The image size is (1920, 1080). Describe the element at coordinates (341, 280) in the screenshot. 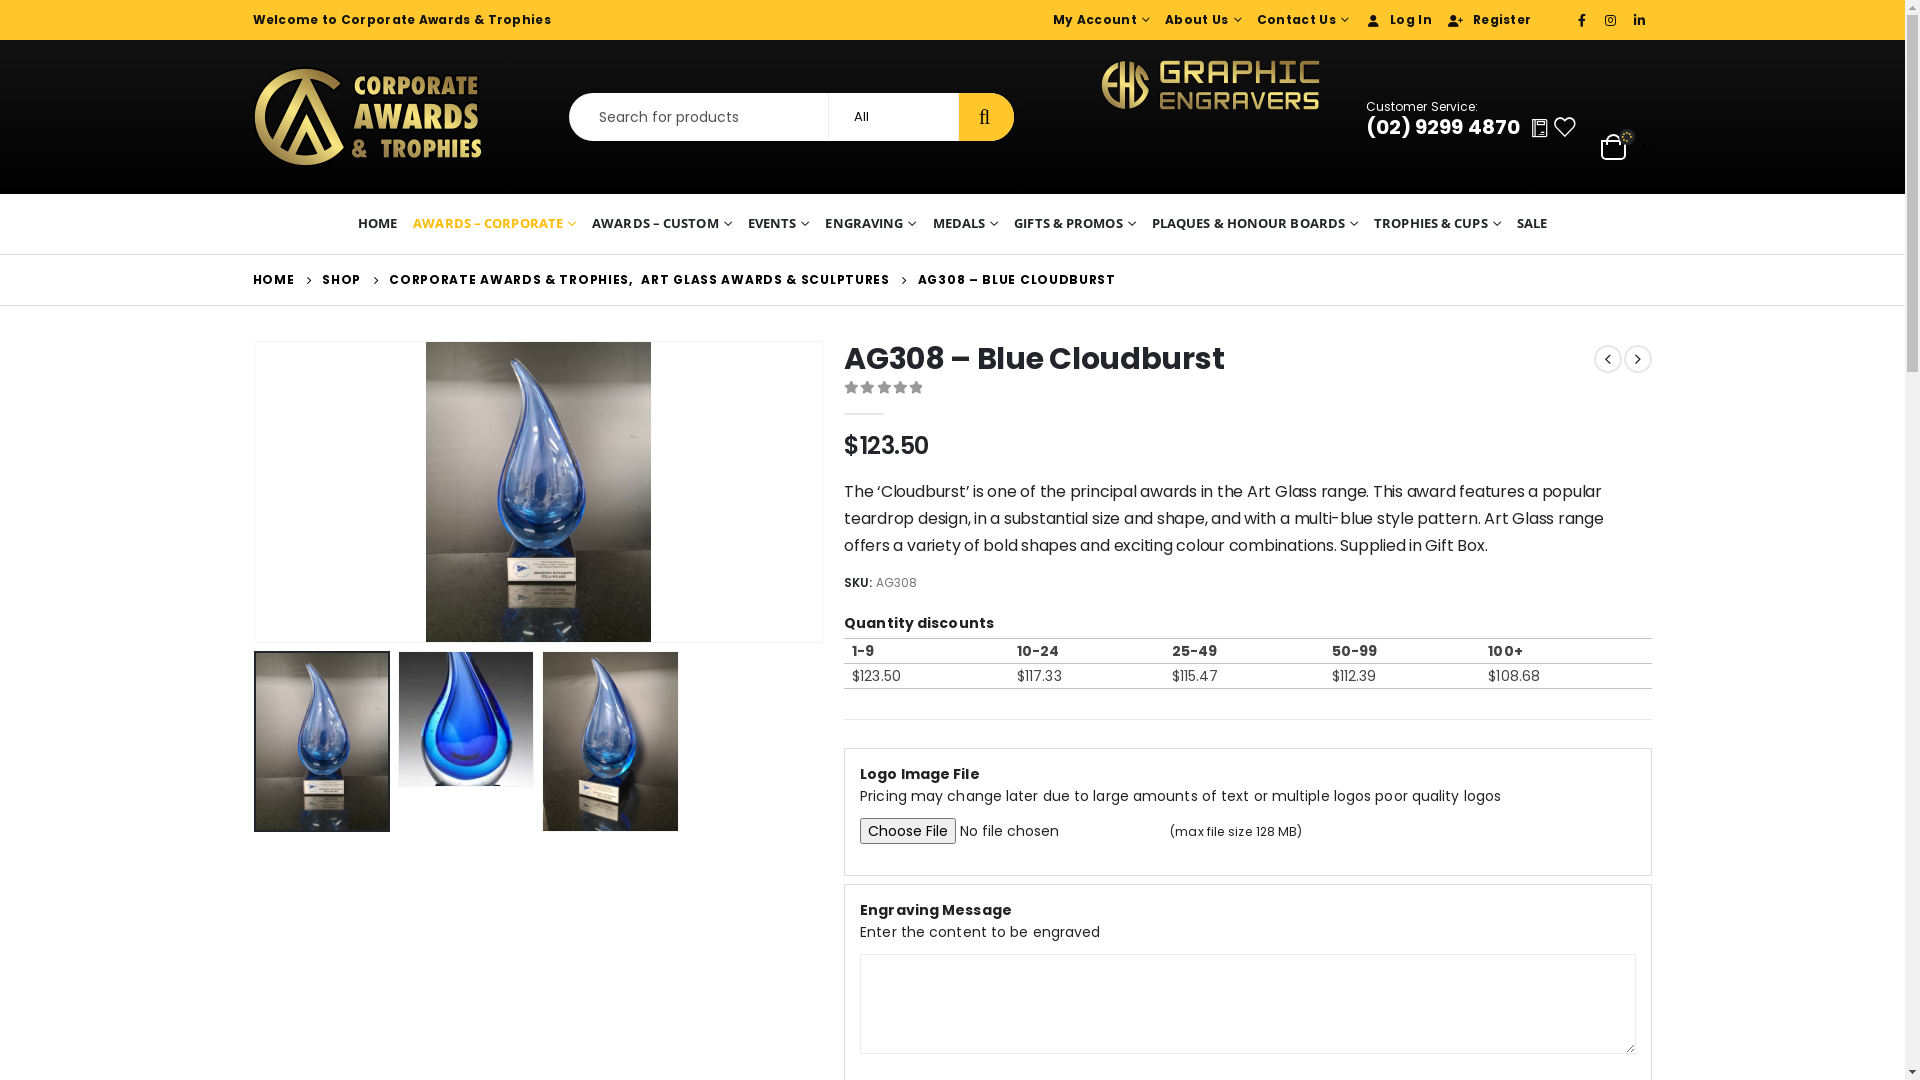

I see `'SHOP'` at that location.